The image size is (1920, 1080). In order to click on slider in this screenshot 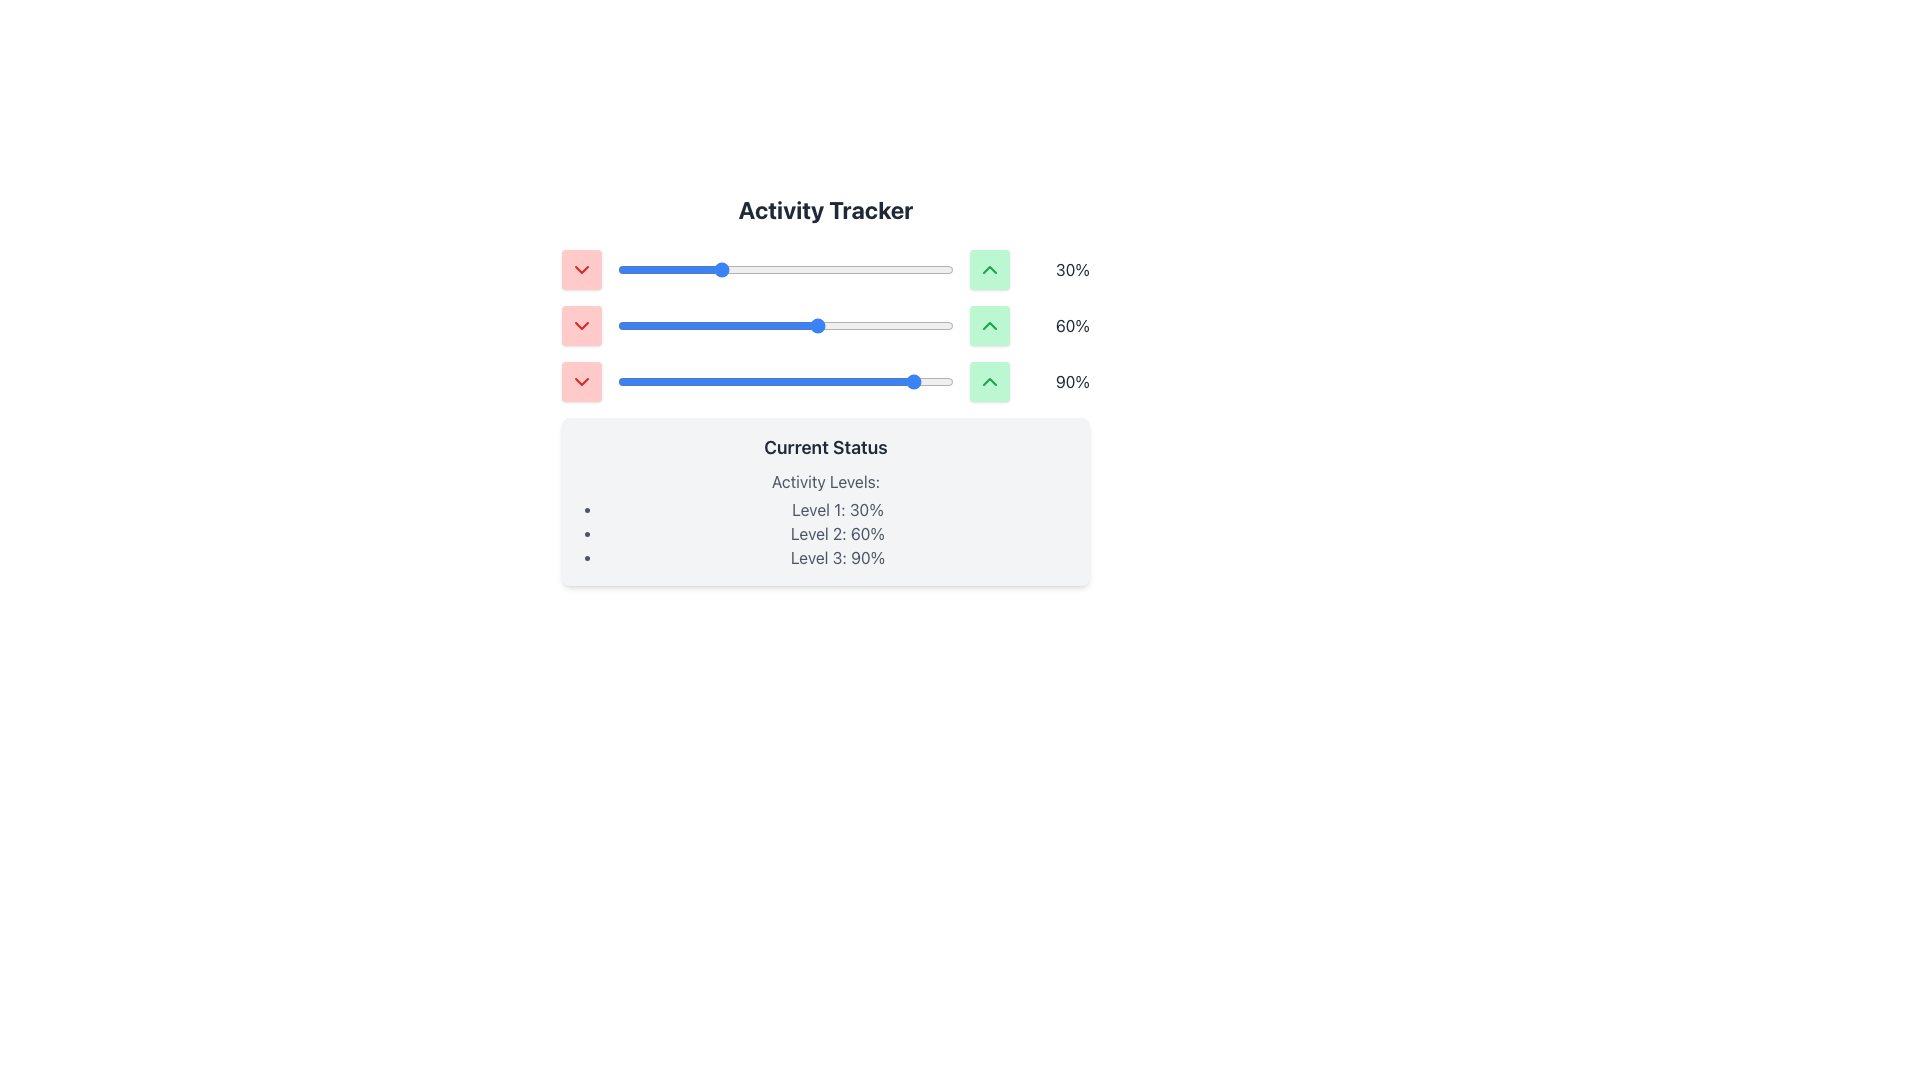, I will do `click(895, 270)`.